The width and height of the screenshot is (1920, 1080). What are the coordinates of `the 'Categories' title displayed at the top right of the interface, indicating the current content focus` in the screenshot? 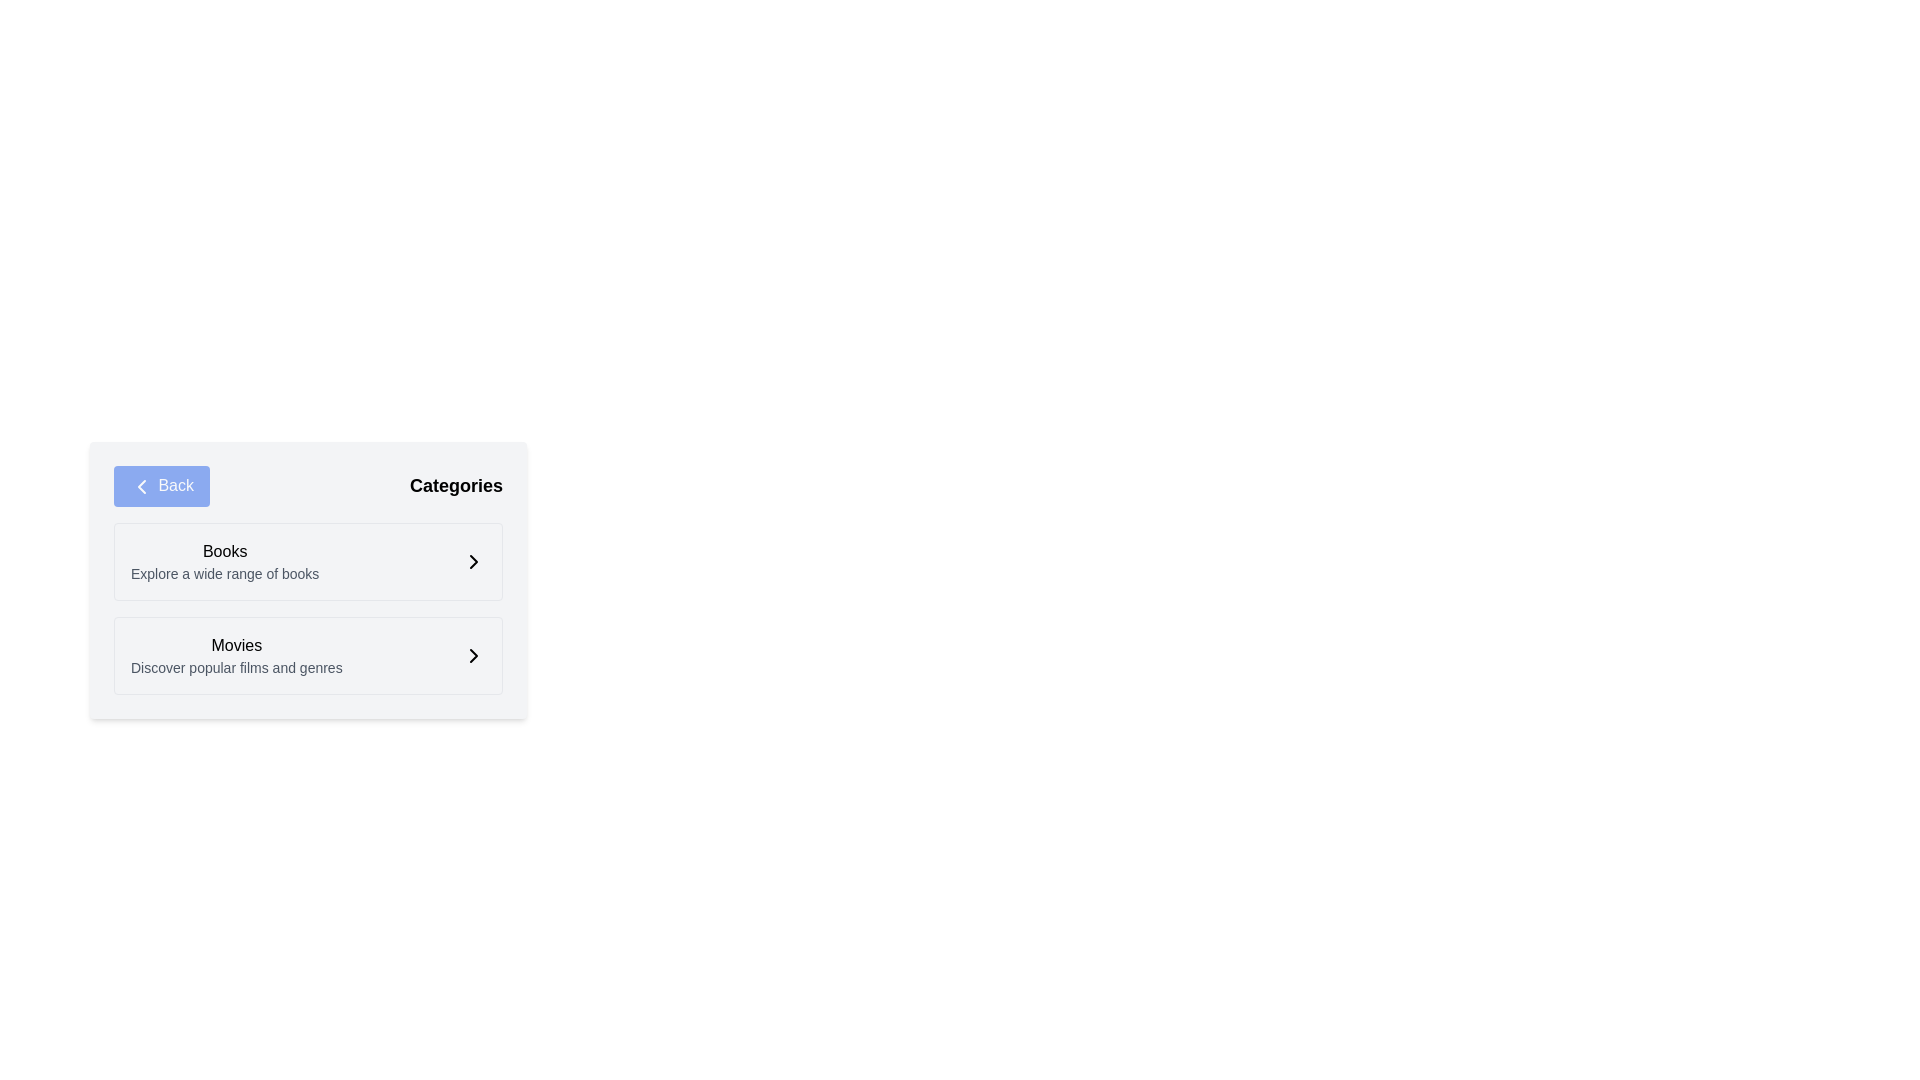 It's located at (455, 486).